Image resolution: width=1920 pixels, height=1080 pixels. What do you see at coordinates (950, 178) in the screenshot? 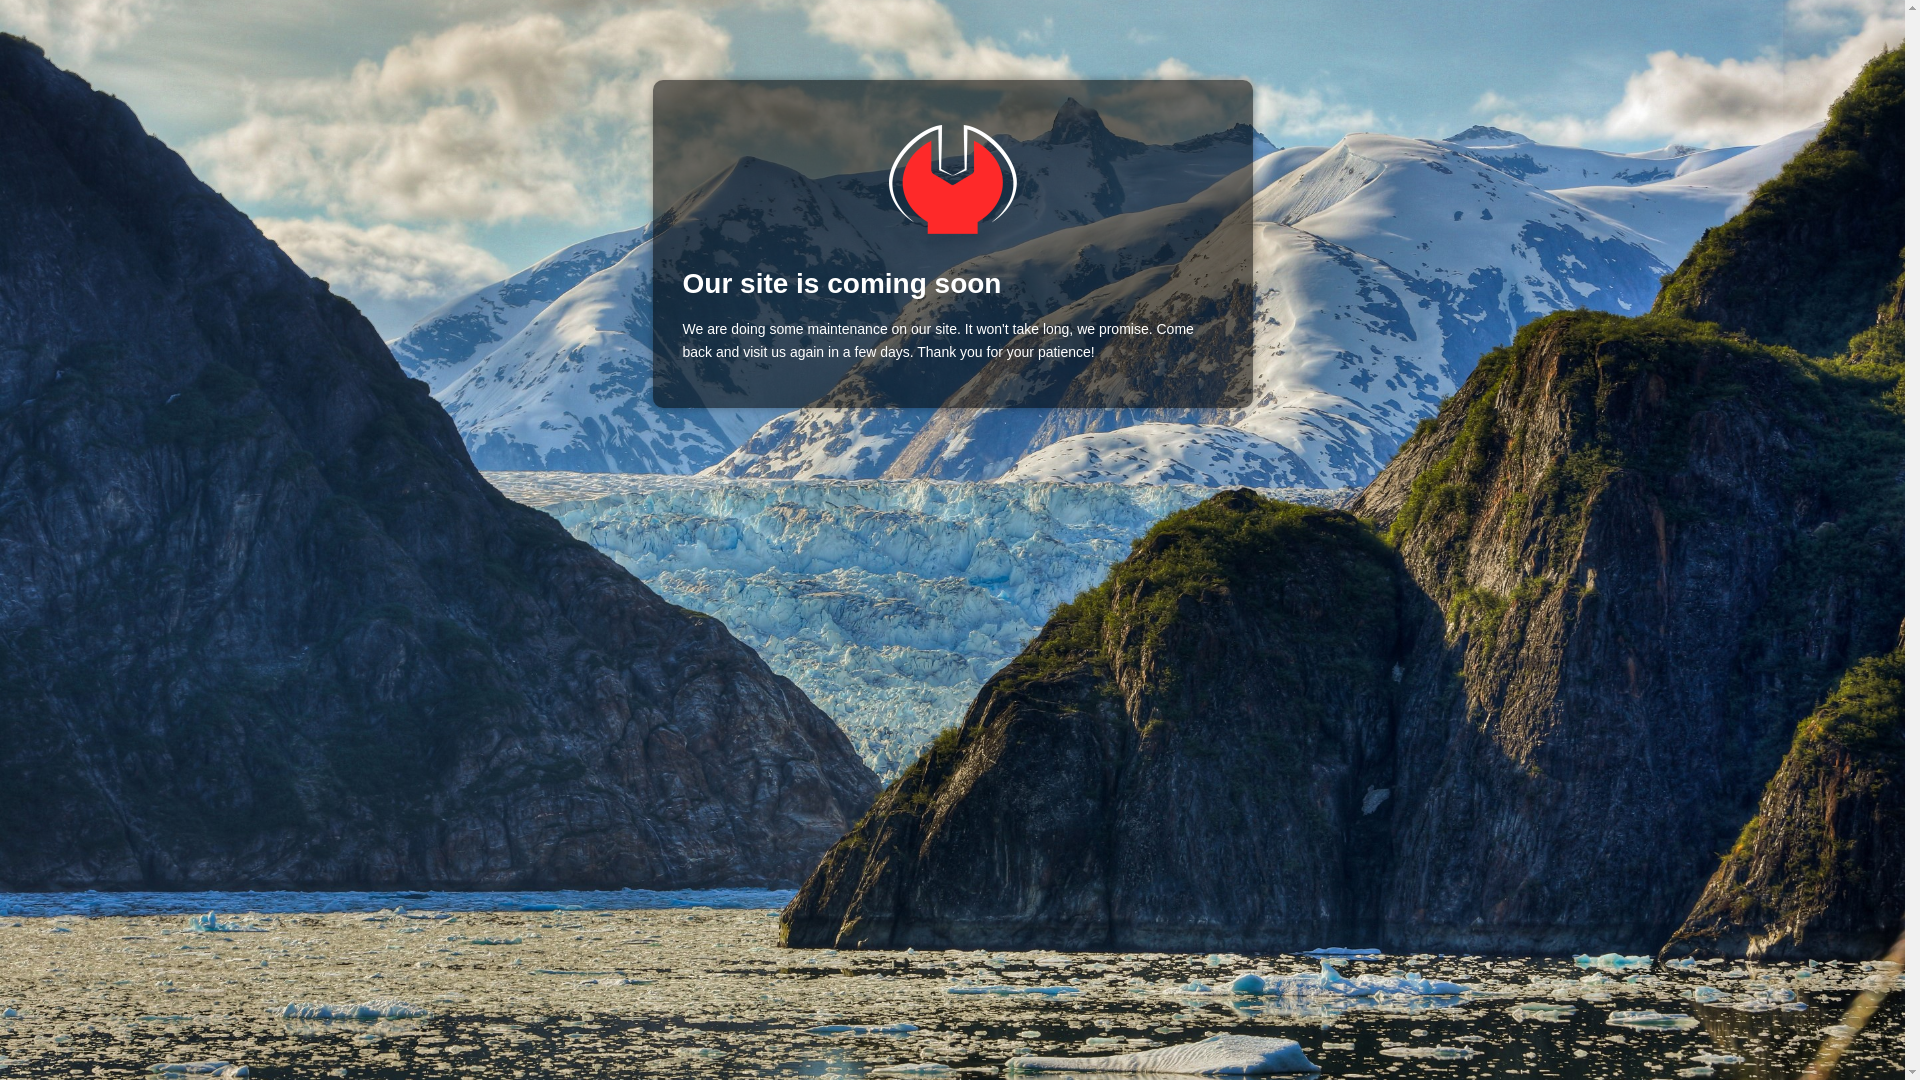
I see `'Long Lasting Private Wealth'` at bounding box center [950, 178].